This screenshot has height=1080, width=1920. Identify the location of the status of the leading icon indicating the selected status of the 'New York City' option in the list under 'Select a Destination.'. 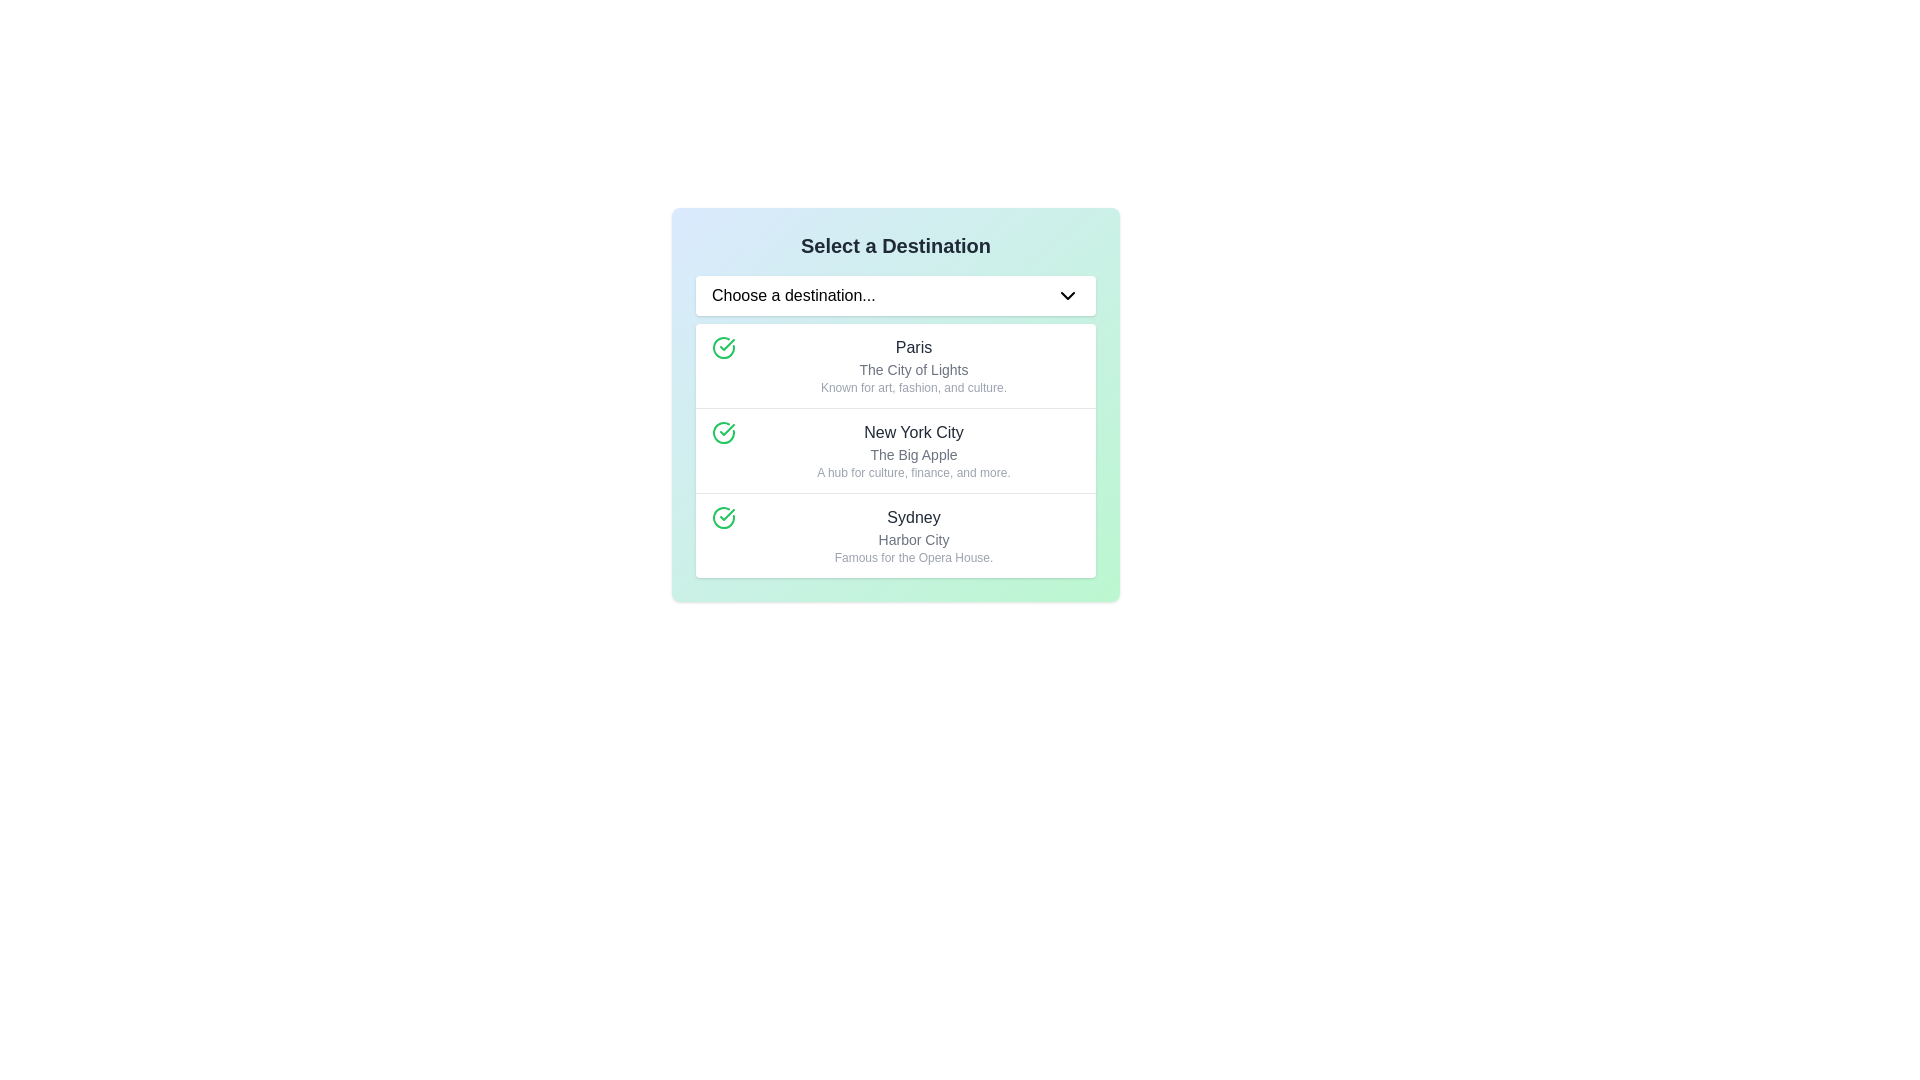
(723, 431).